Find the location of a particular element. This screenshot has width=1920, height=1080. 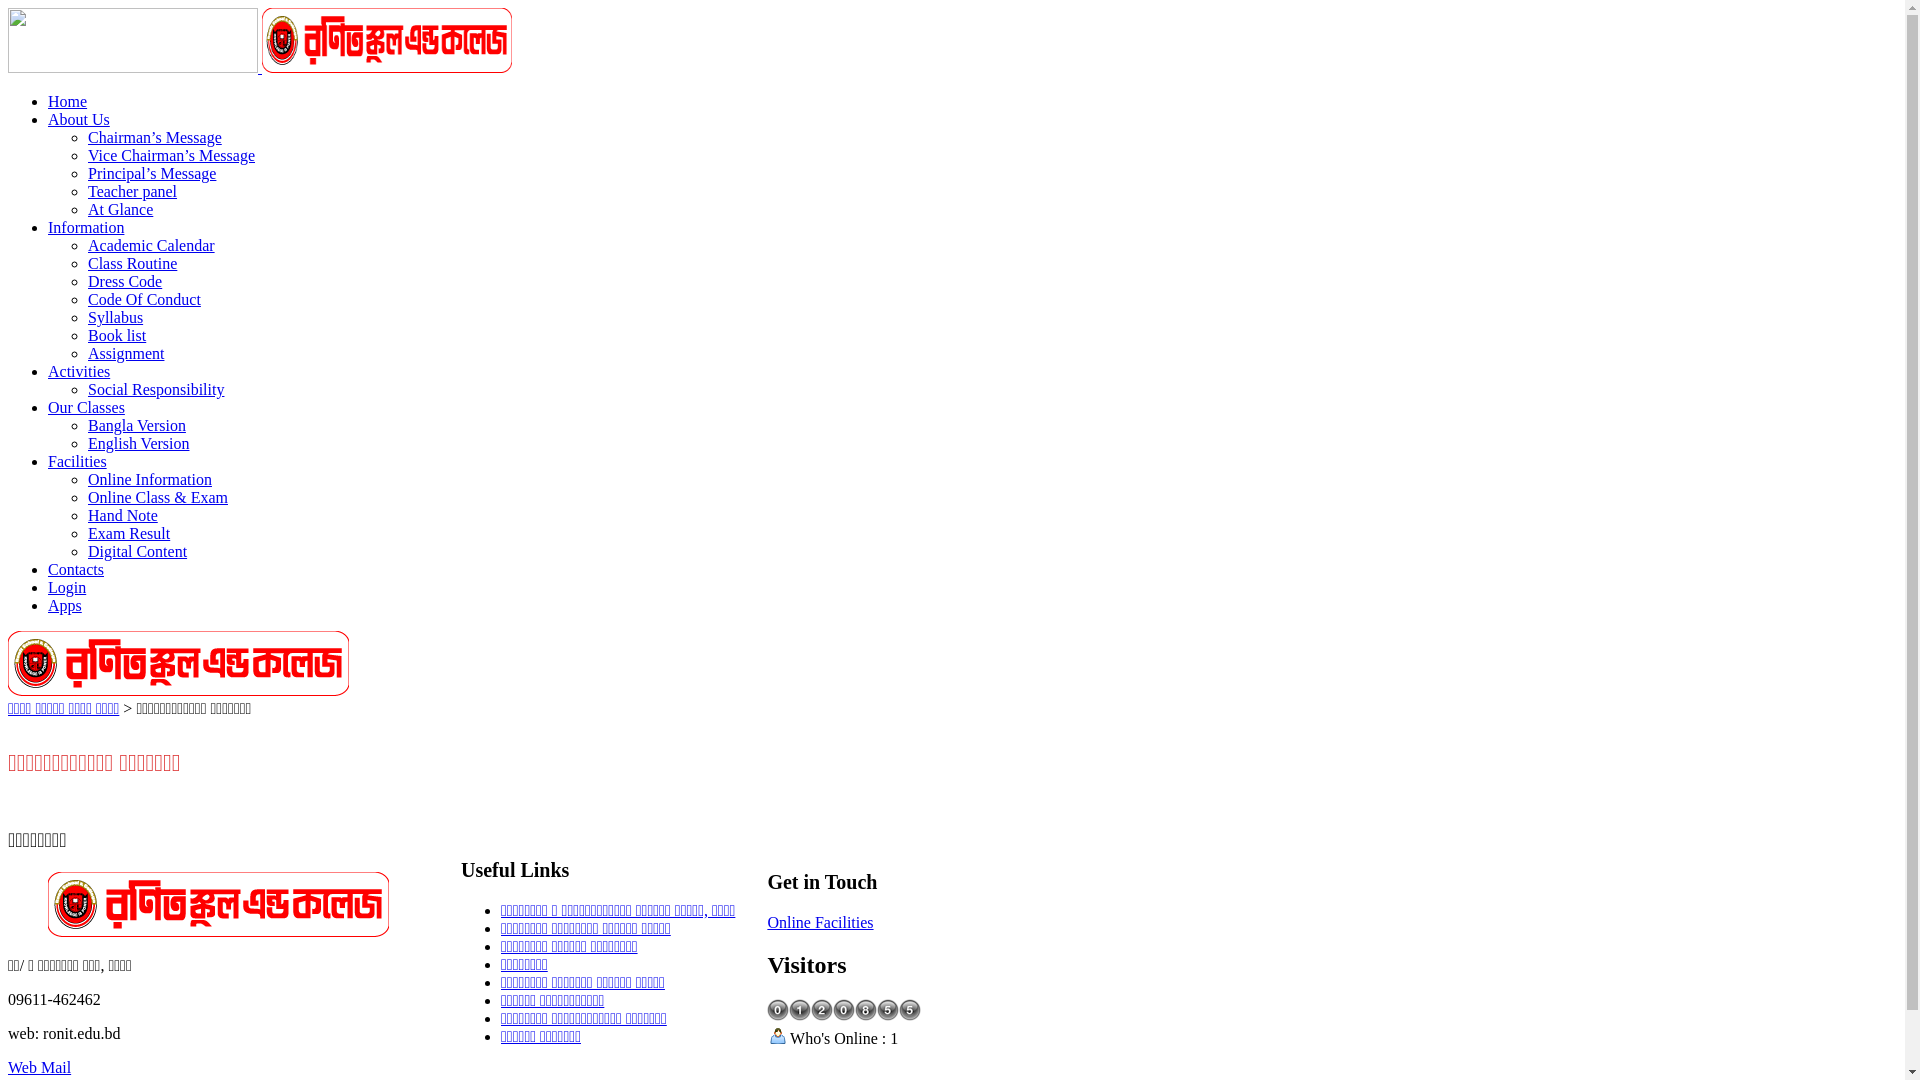

'Dress Code' is located at coordinates (123, 281).